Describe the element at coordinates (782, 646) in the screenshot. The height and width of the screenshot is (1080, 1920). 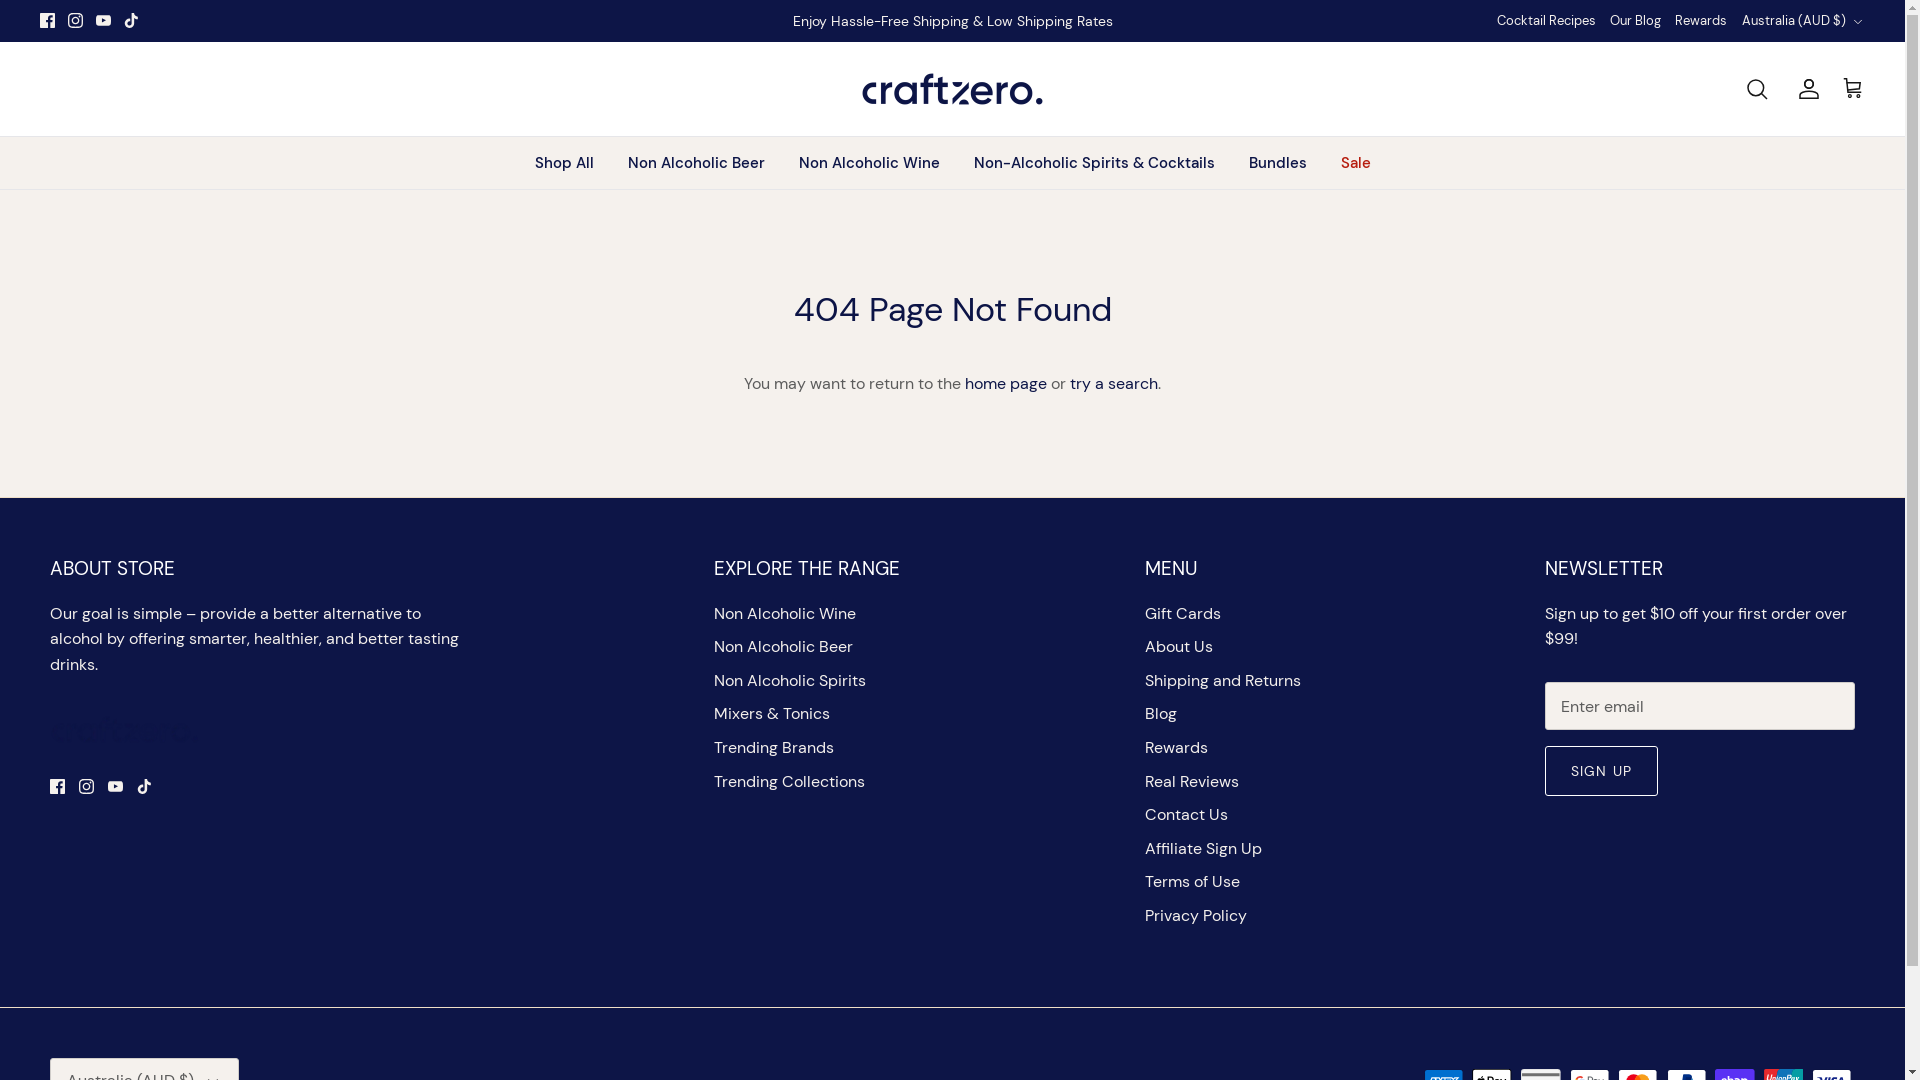
I see `'Non Alcoholic Beer'` at that location.